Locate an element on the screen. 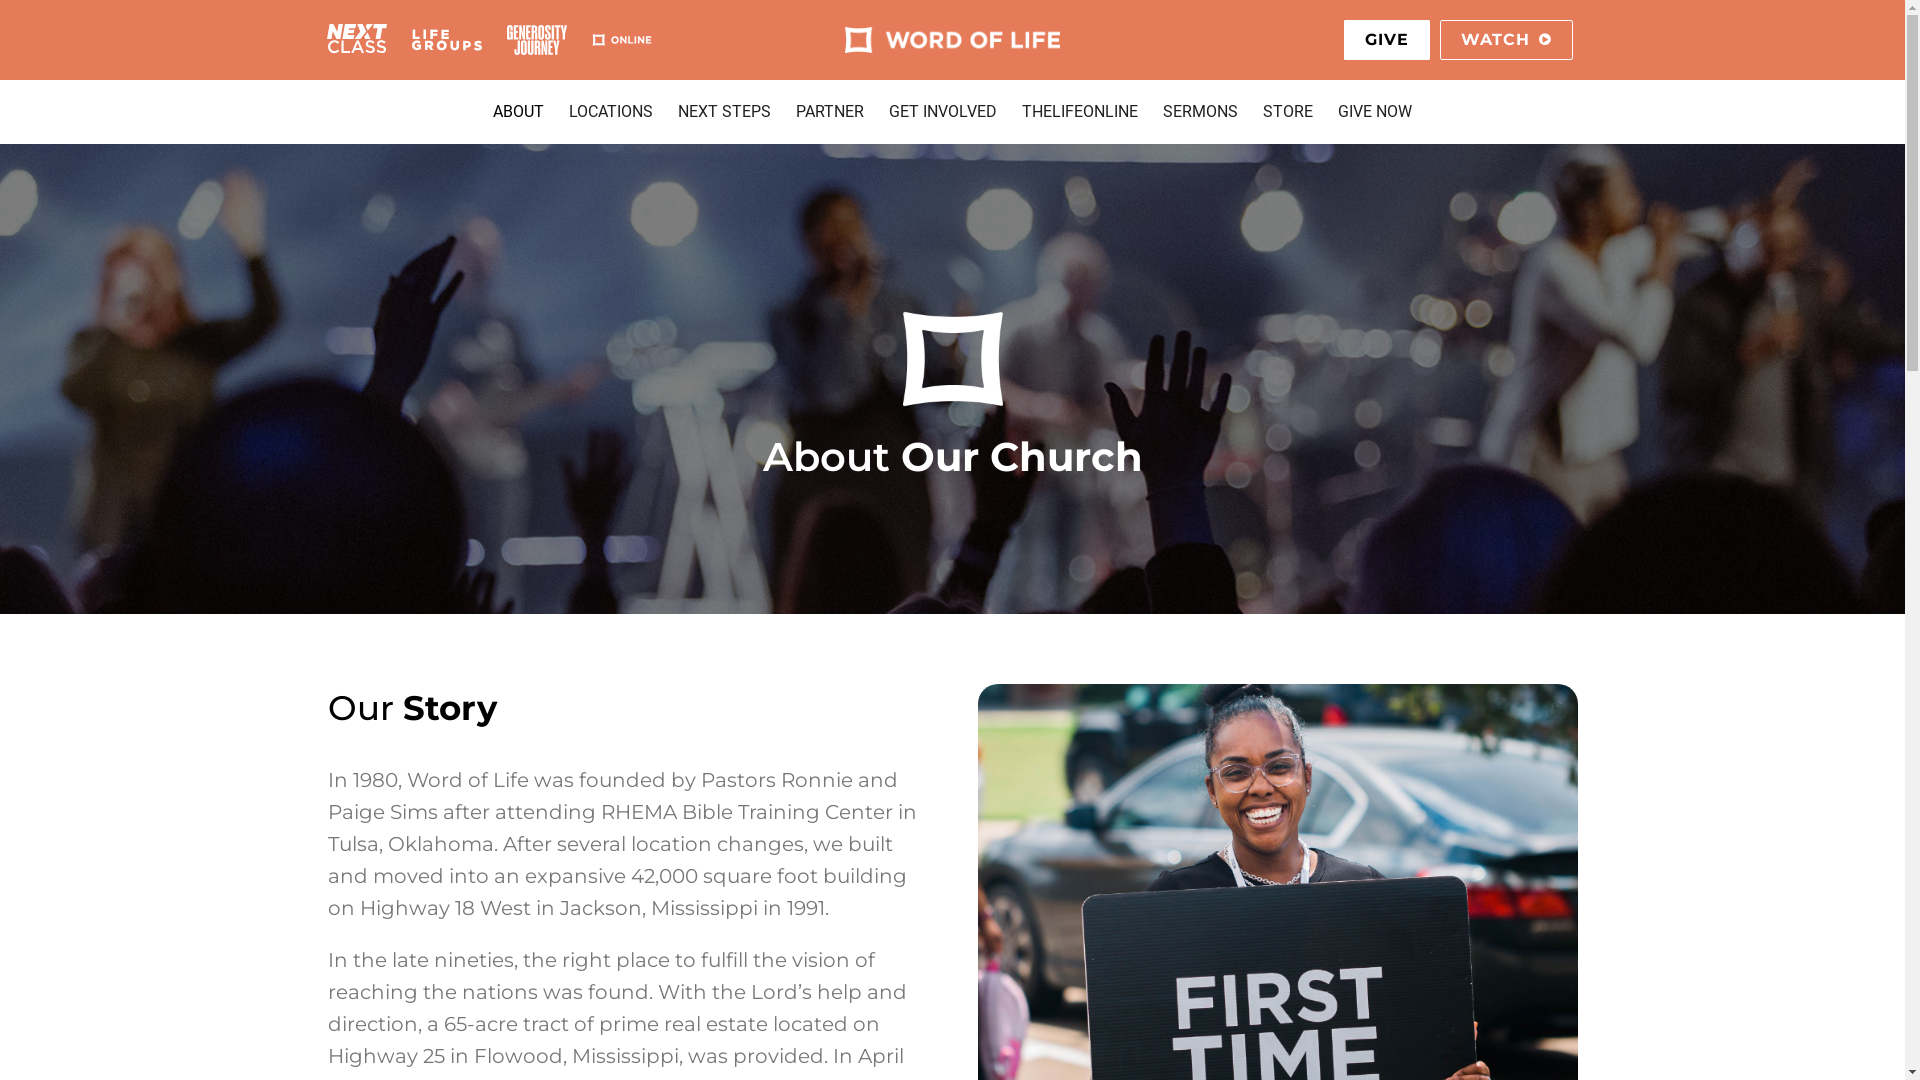  'WATCH' is located at coordinates (1440, 39).